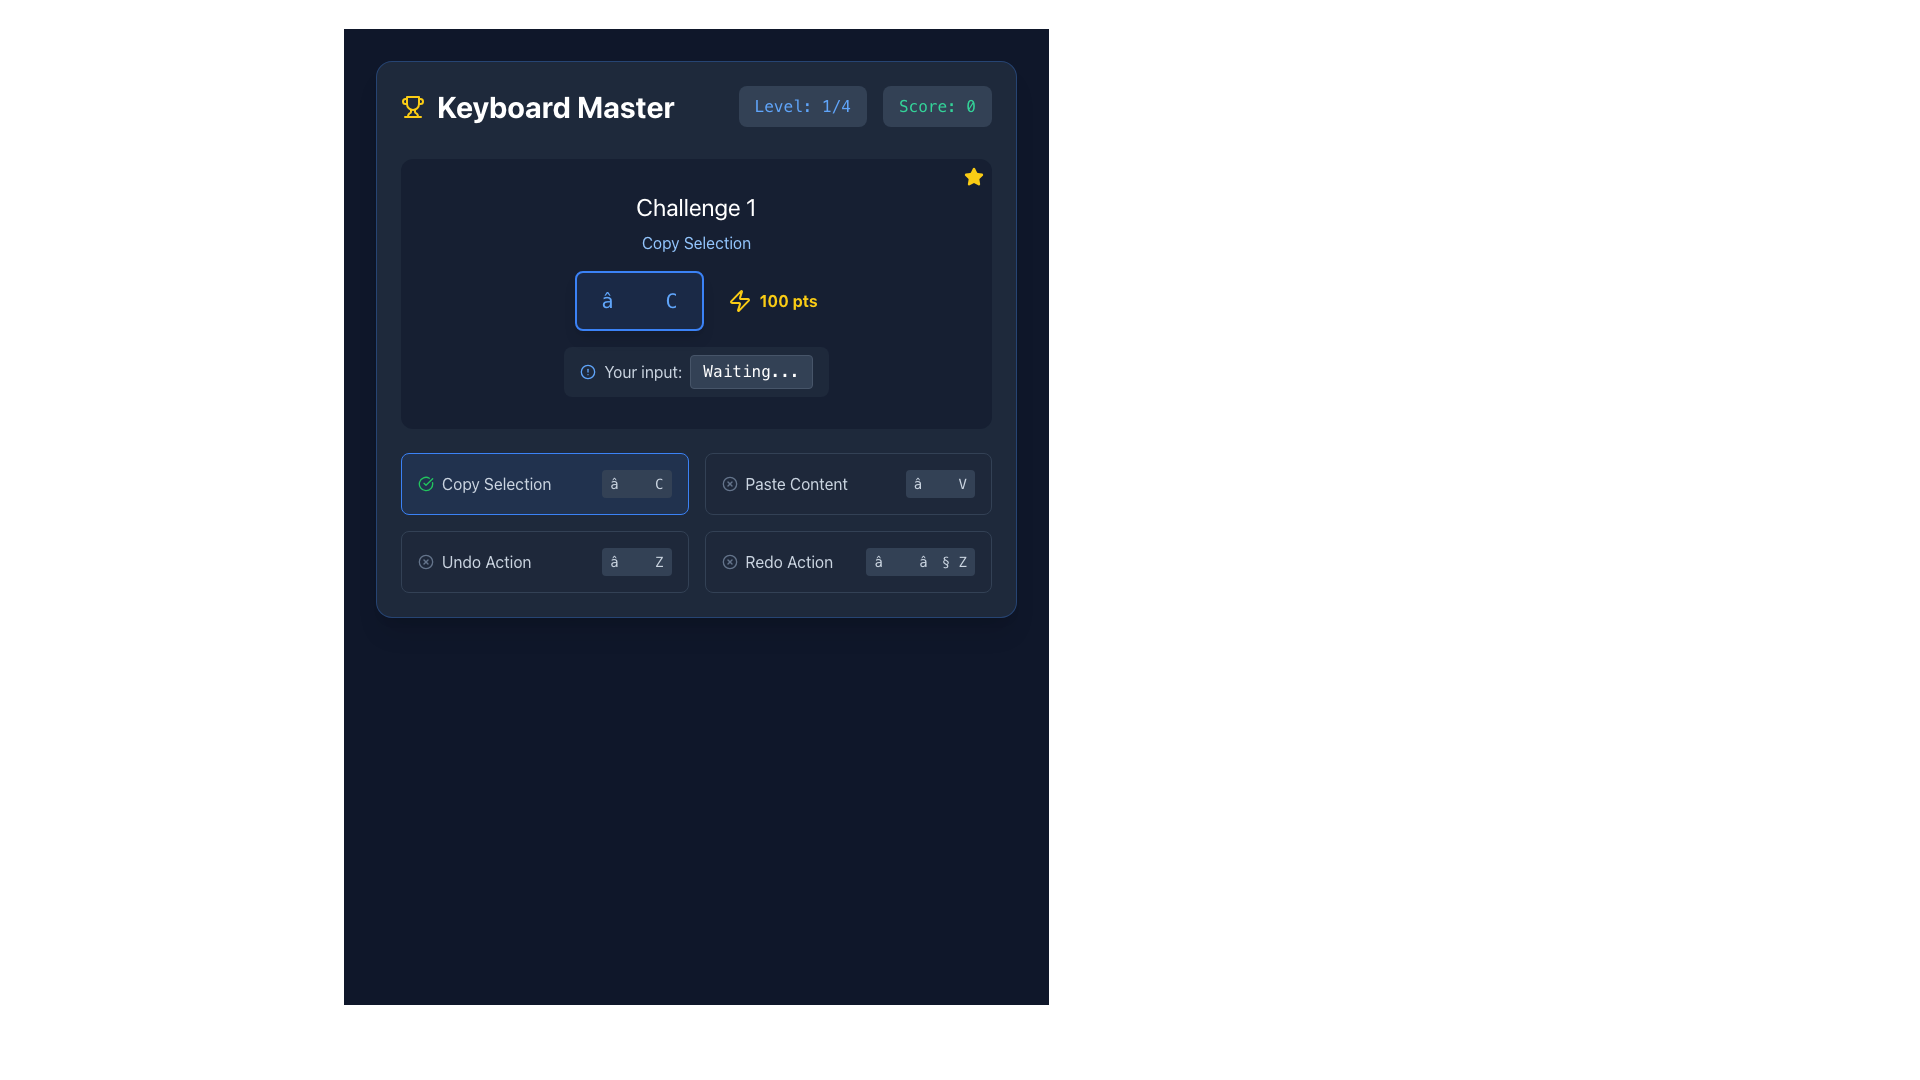 This screenshot has width=1920, height=1080. I want to click on the 'Undo Action' text label, which is displayed in light gray on a dark background and is positioned below 'Copy Selection' and to the left of 'Redo Action', so click(486, 562).